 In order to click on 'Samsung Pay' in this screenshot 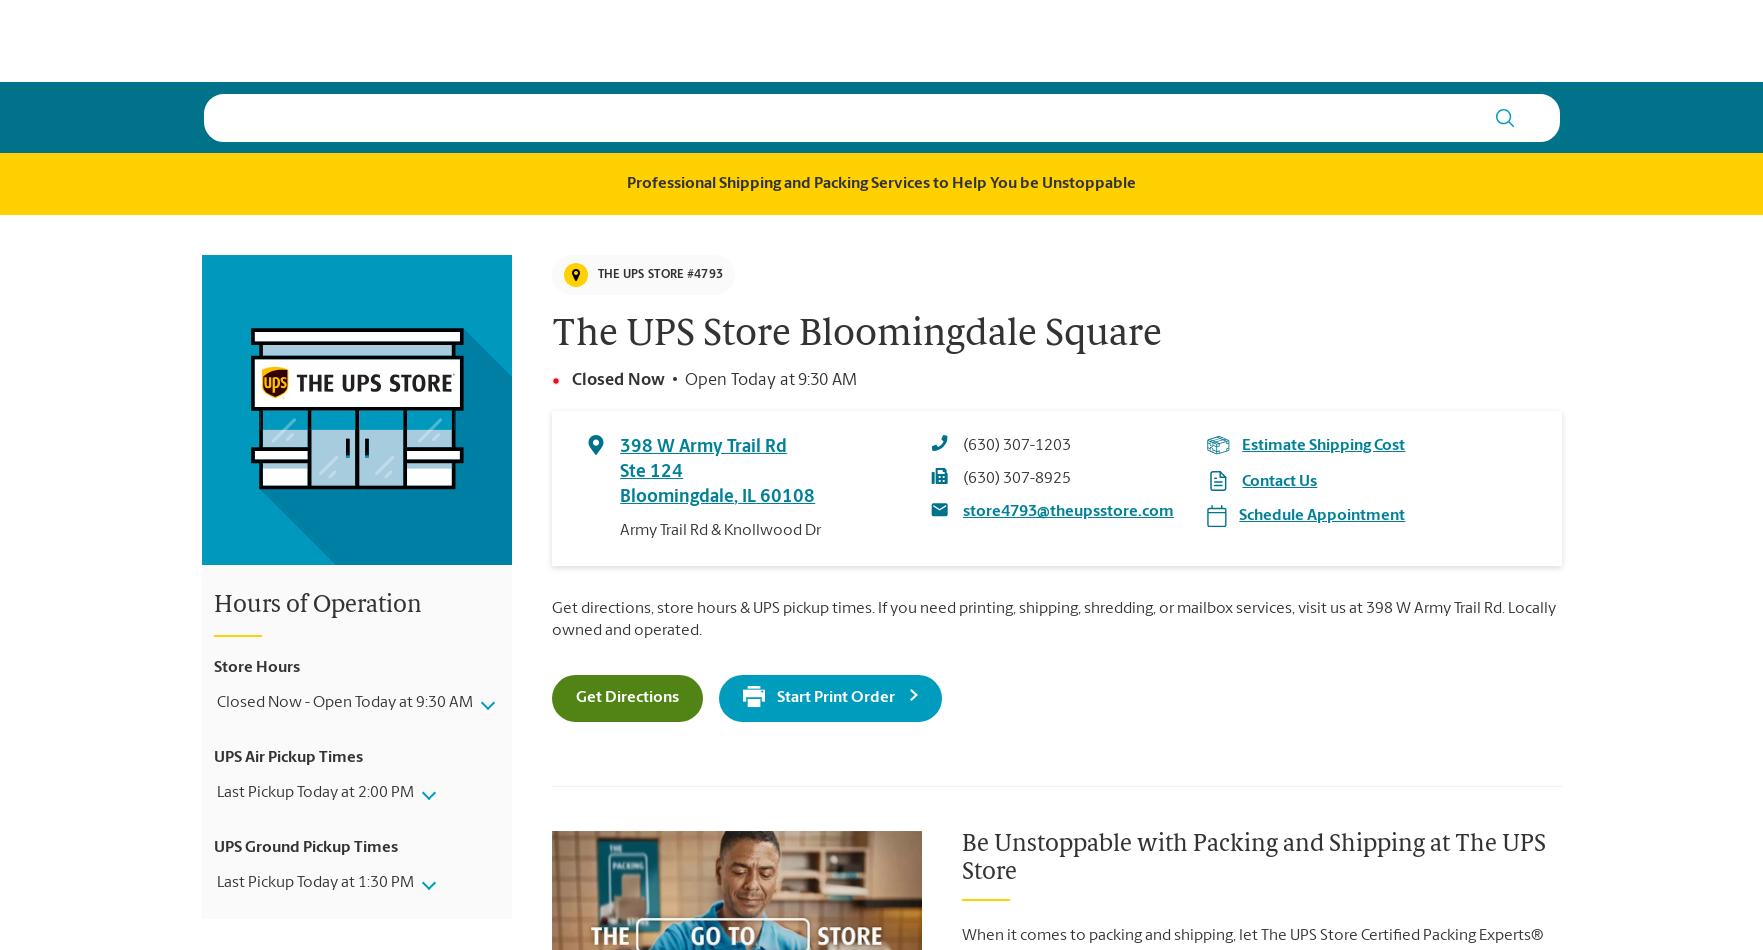, I will do `click(662, 772)`.